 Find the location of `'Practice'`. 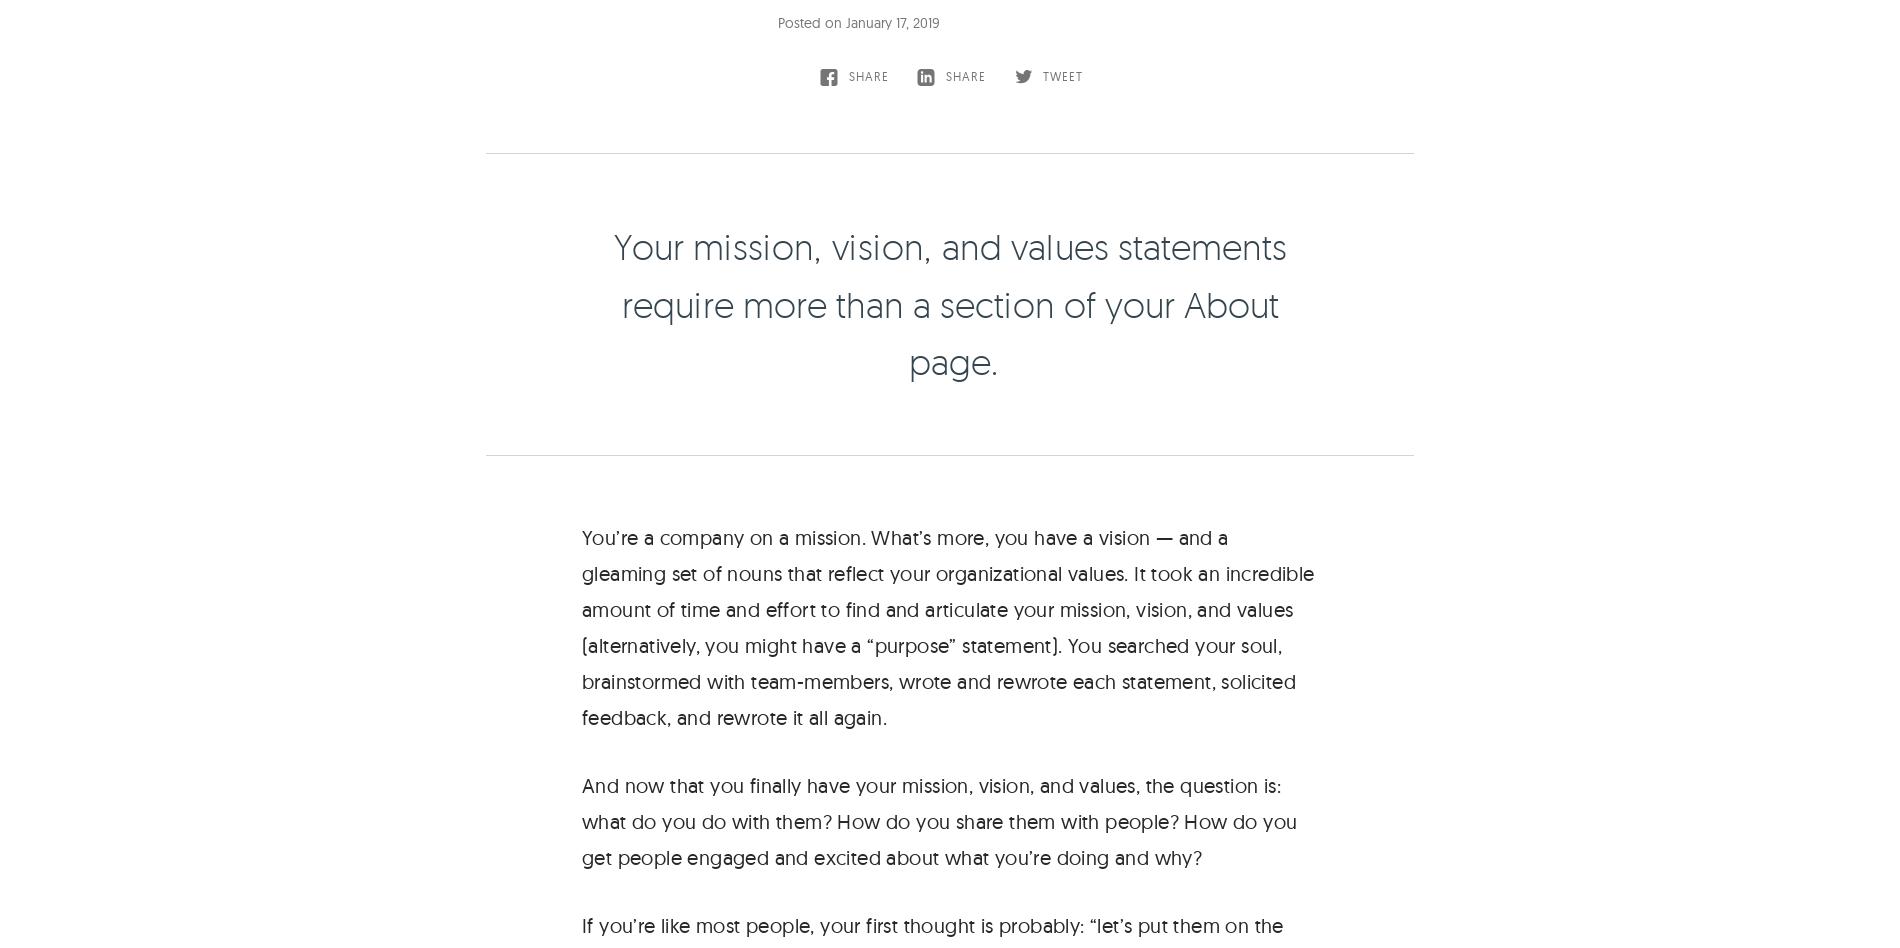

'Practice' is located at coordinates (980, 802).